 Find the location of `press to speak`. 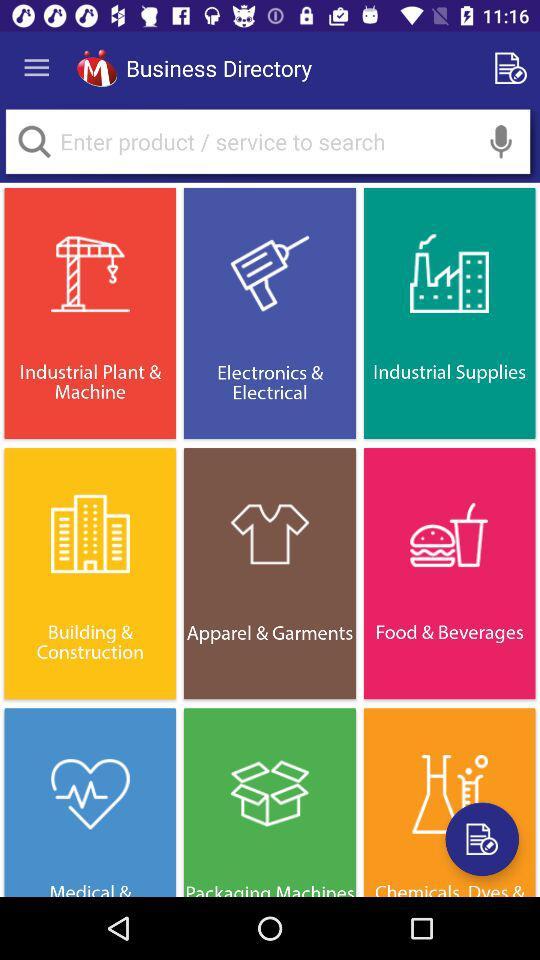

press to speak is located at coordinates (500, 140).